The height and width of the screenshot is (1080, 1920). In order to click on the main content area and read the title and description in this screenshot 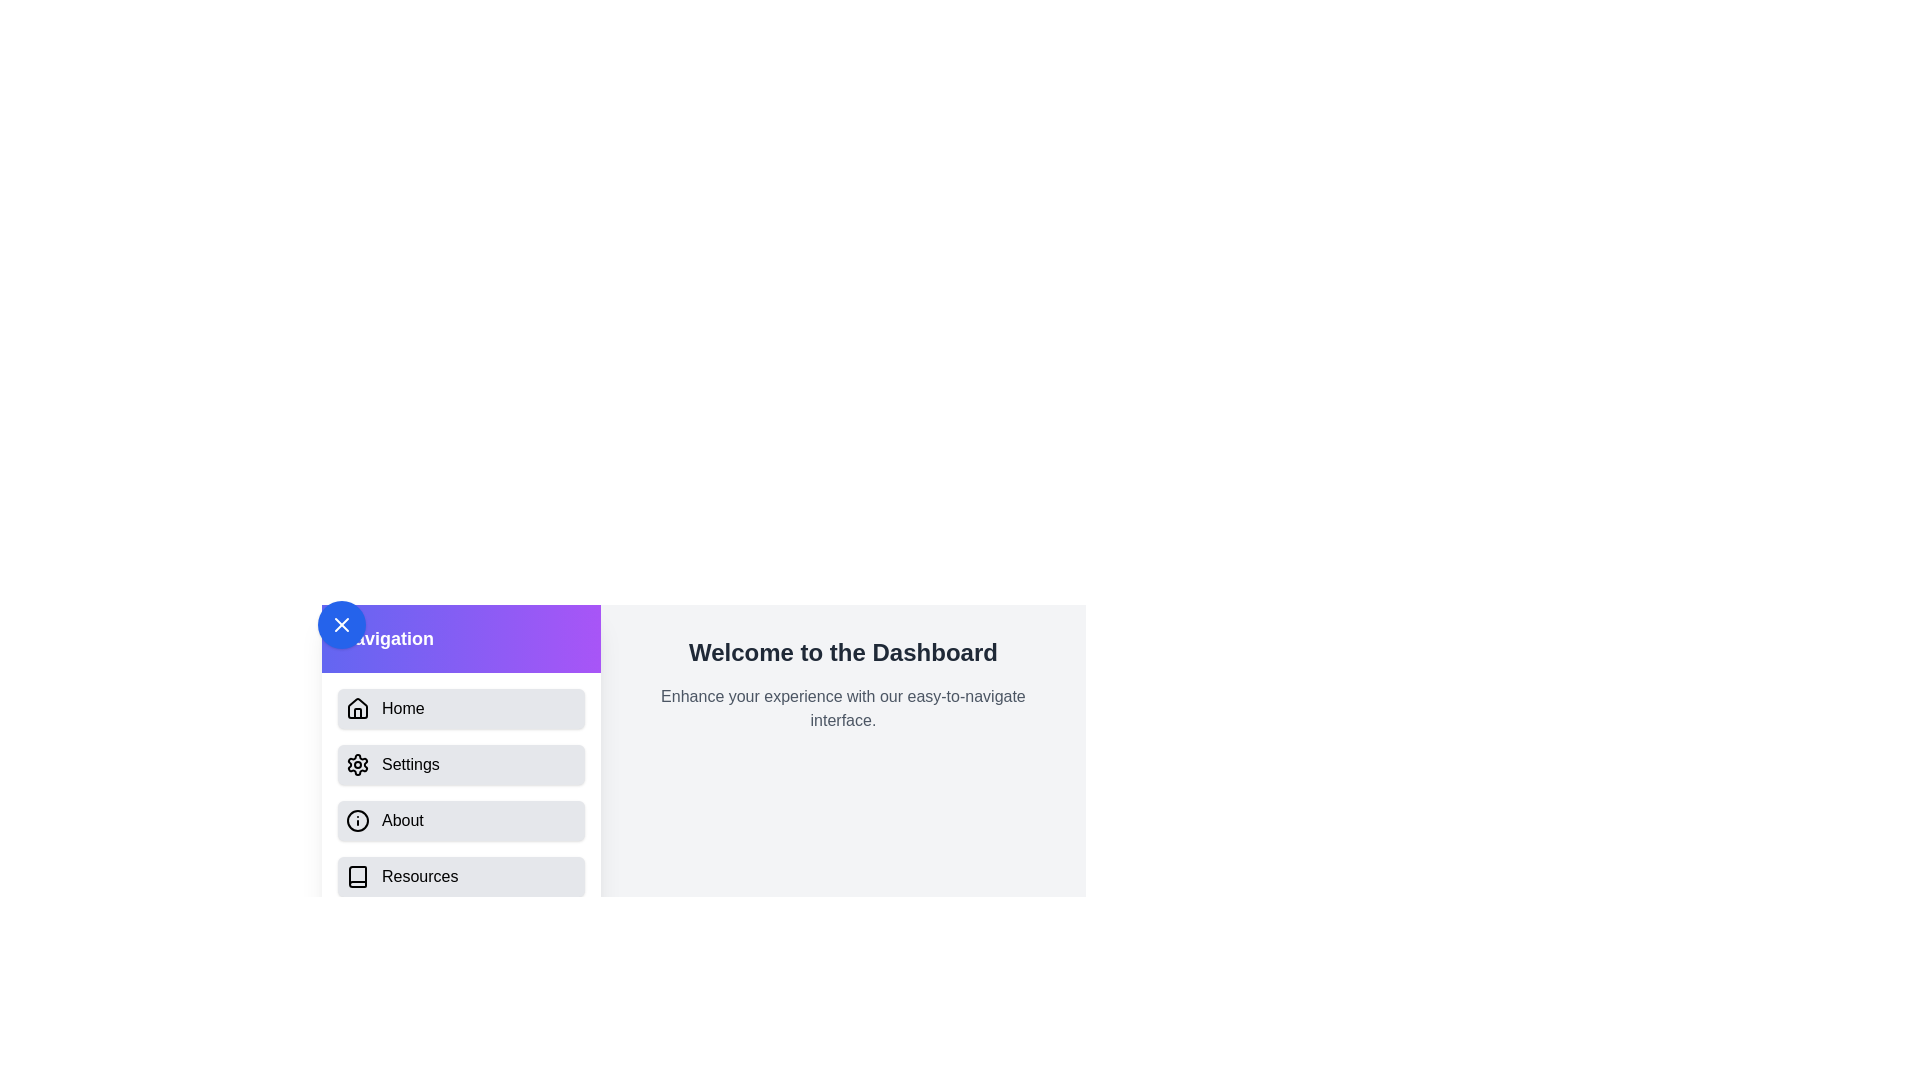, I will do `click(843, 652)`.